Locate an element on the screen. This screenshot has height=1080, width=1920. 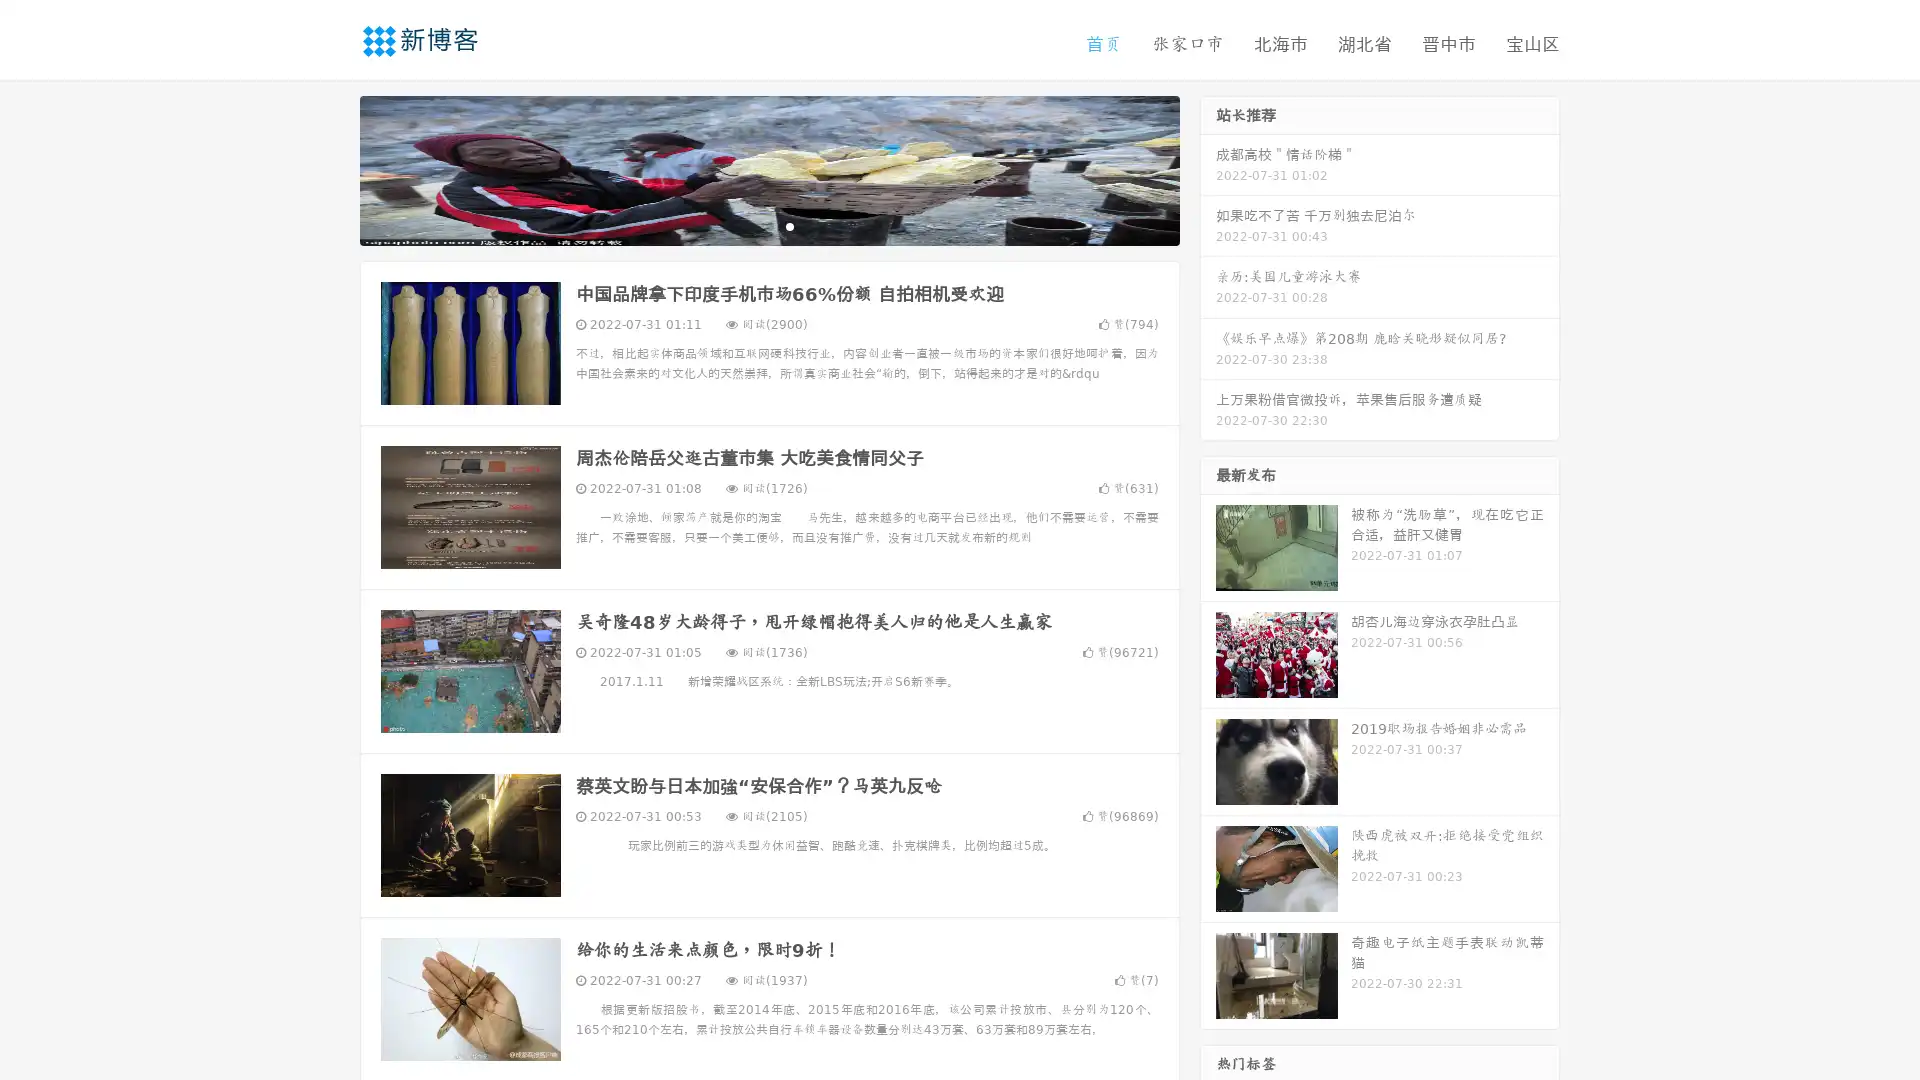
Go to slide 2 is located at coordinates (768, 225).